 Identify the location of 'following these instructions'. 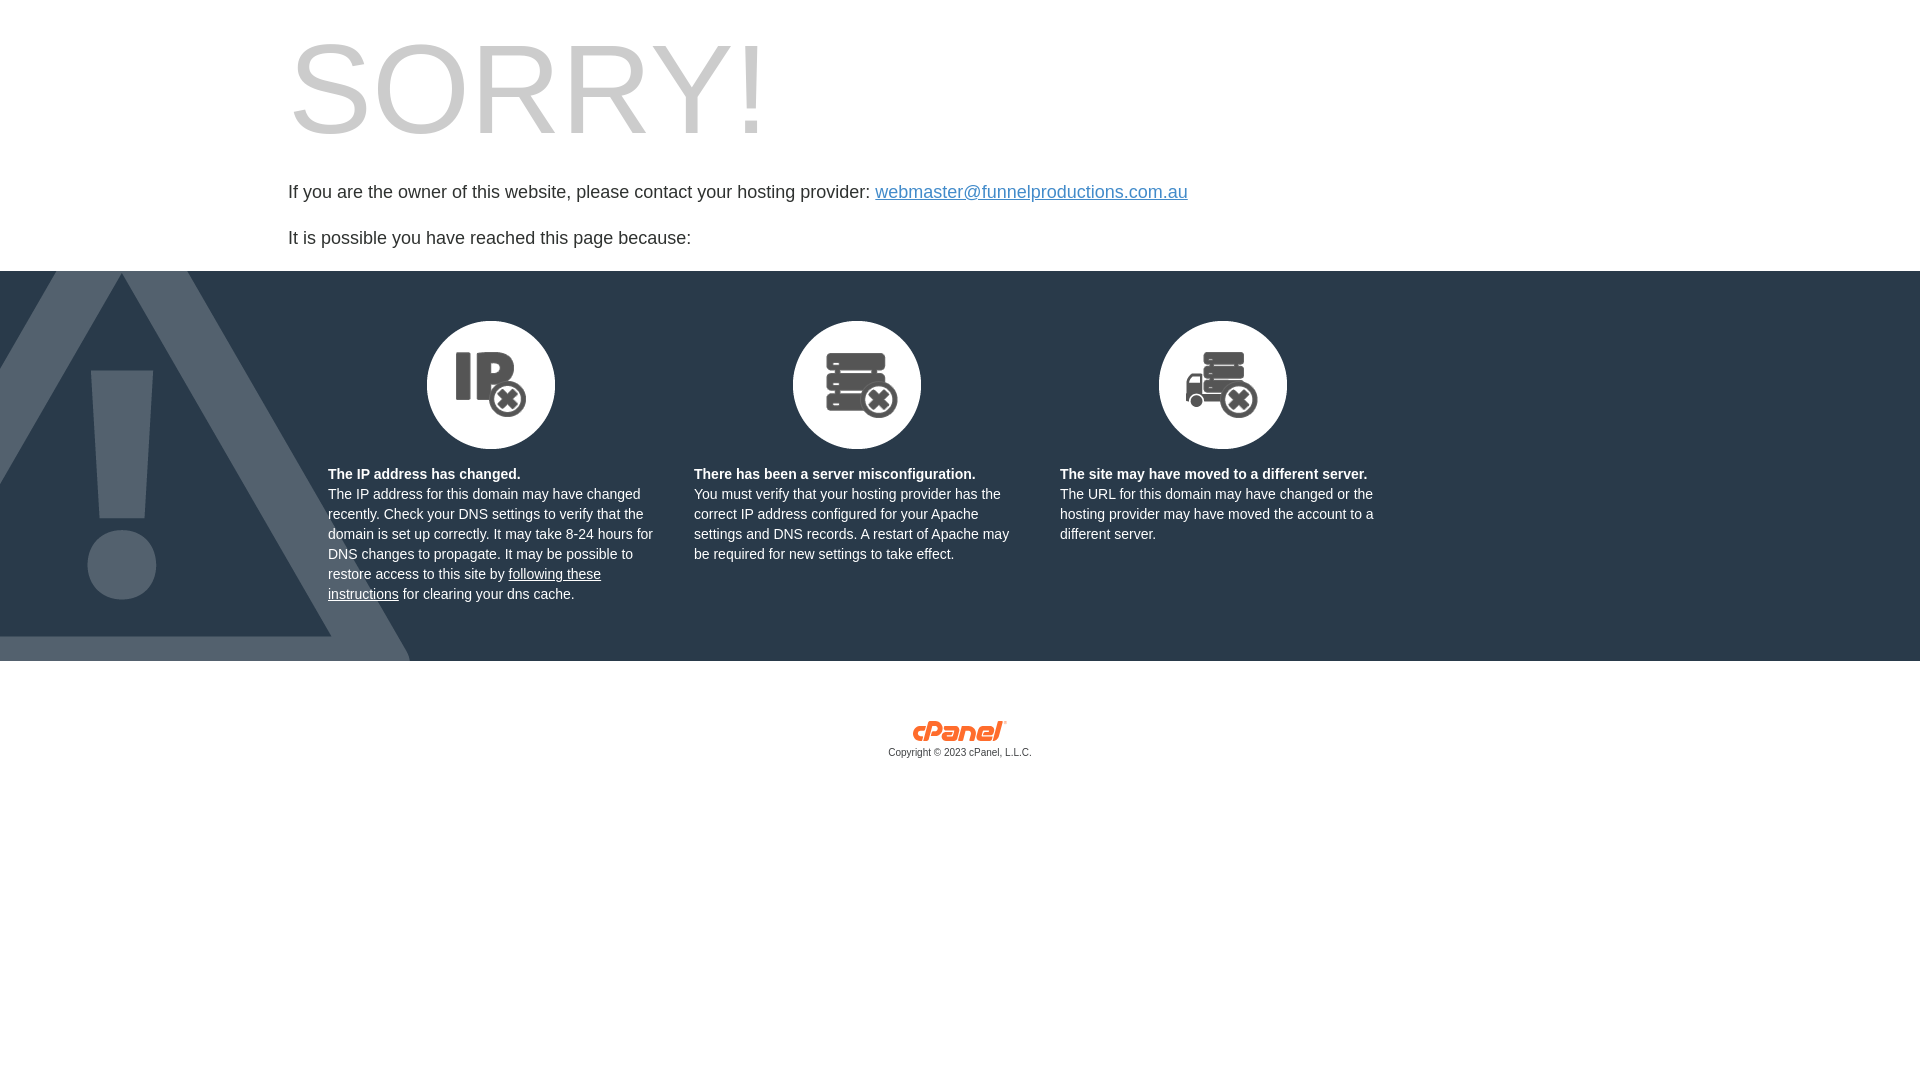
(463, 583).